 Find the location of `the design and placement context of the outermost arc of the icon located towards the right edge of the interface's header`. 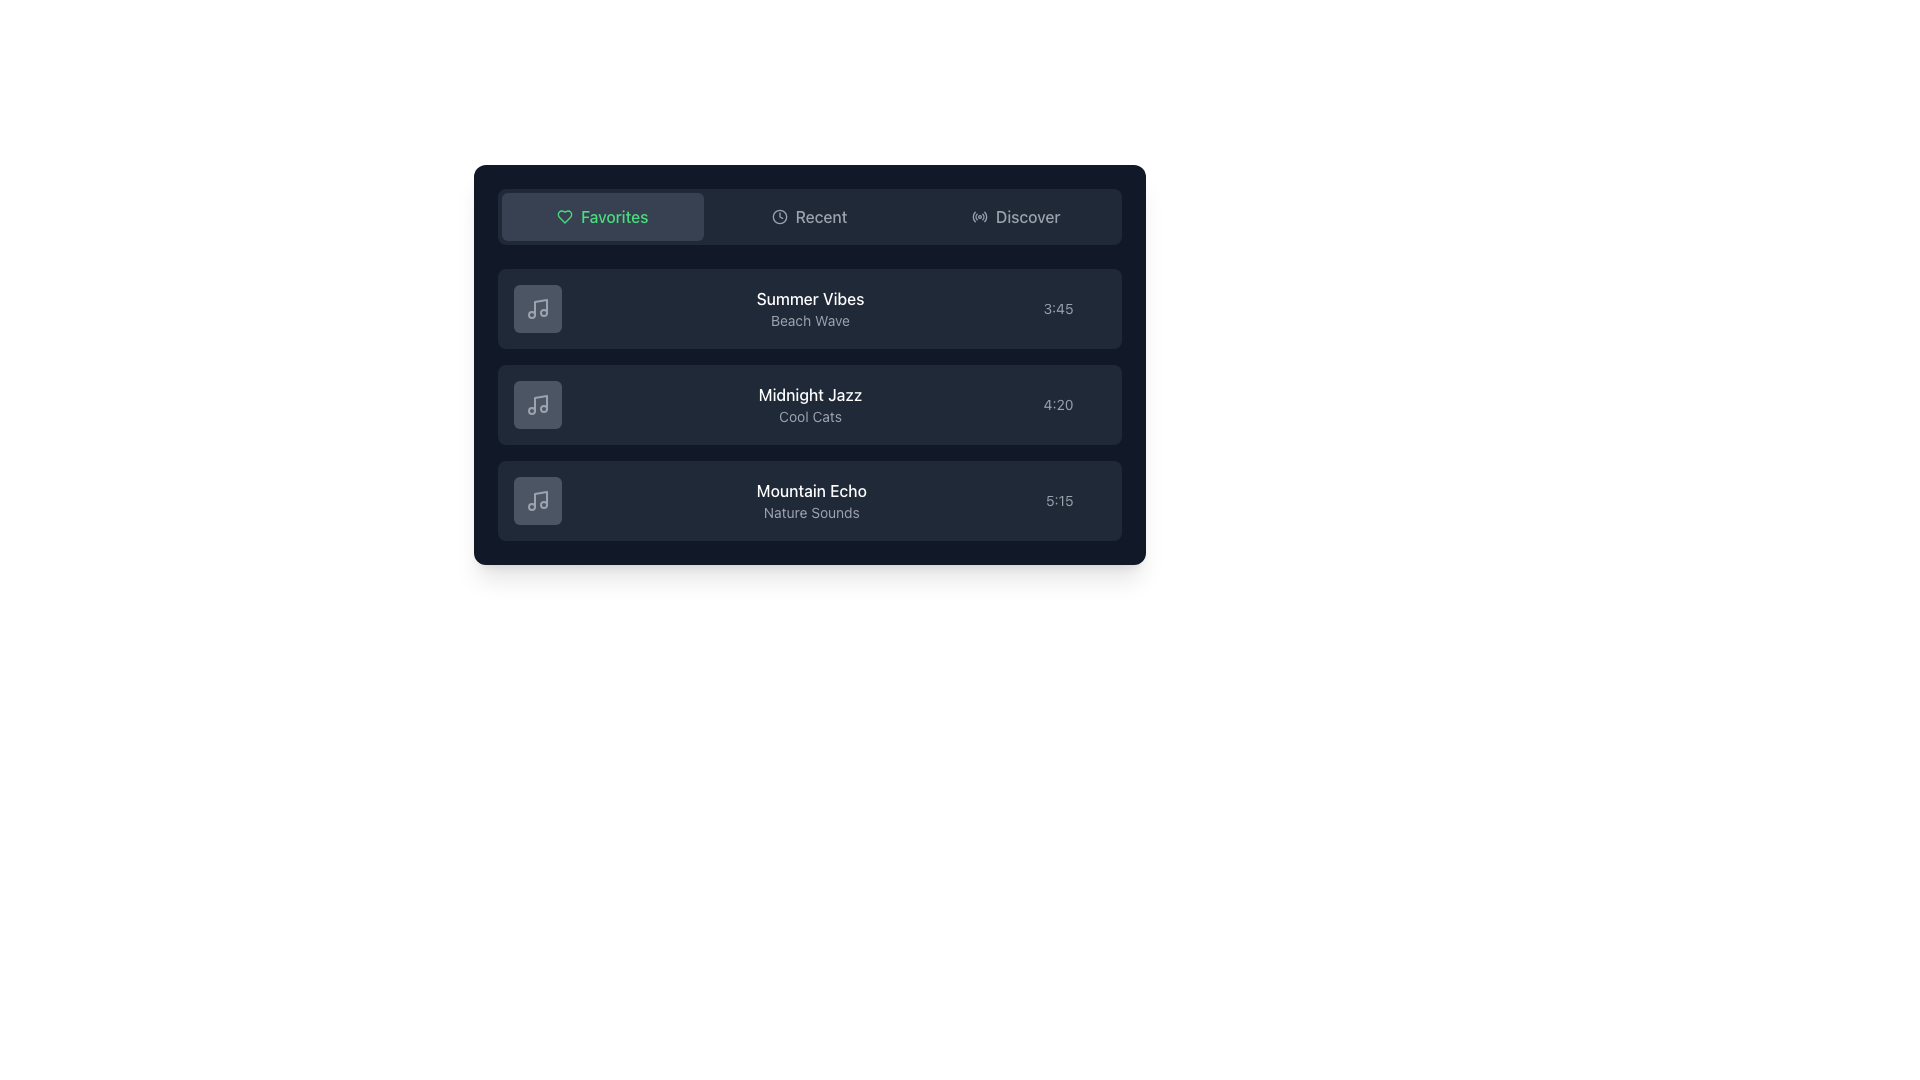

the design and placement context of the outermost arc of the icon located towards the right edge of the interface's header is located at coordinates (985, 216).